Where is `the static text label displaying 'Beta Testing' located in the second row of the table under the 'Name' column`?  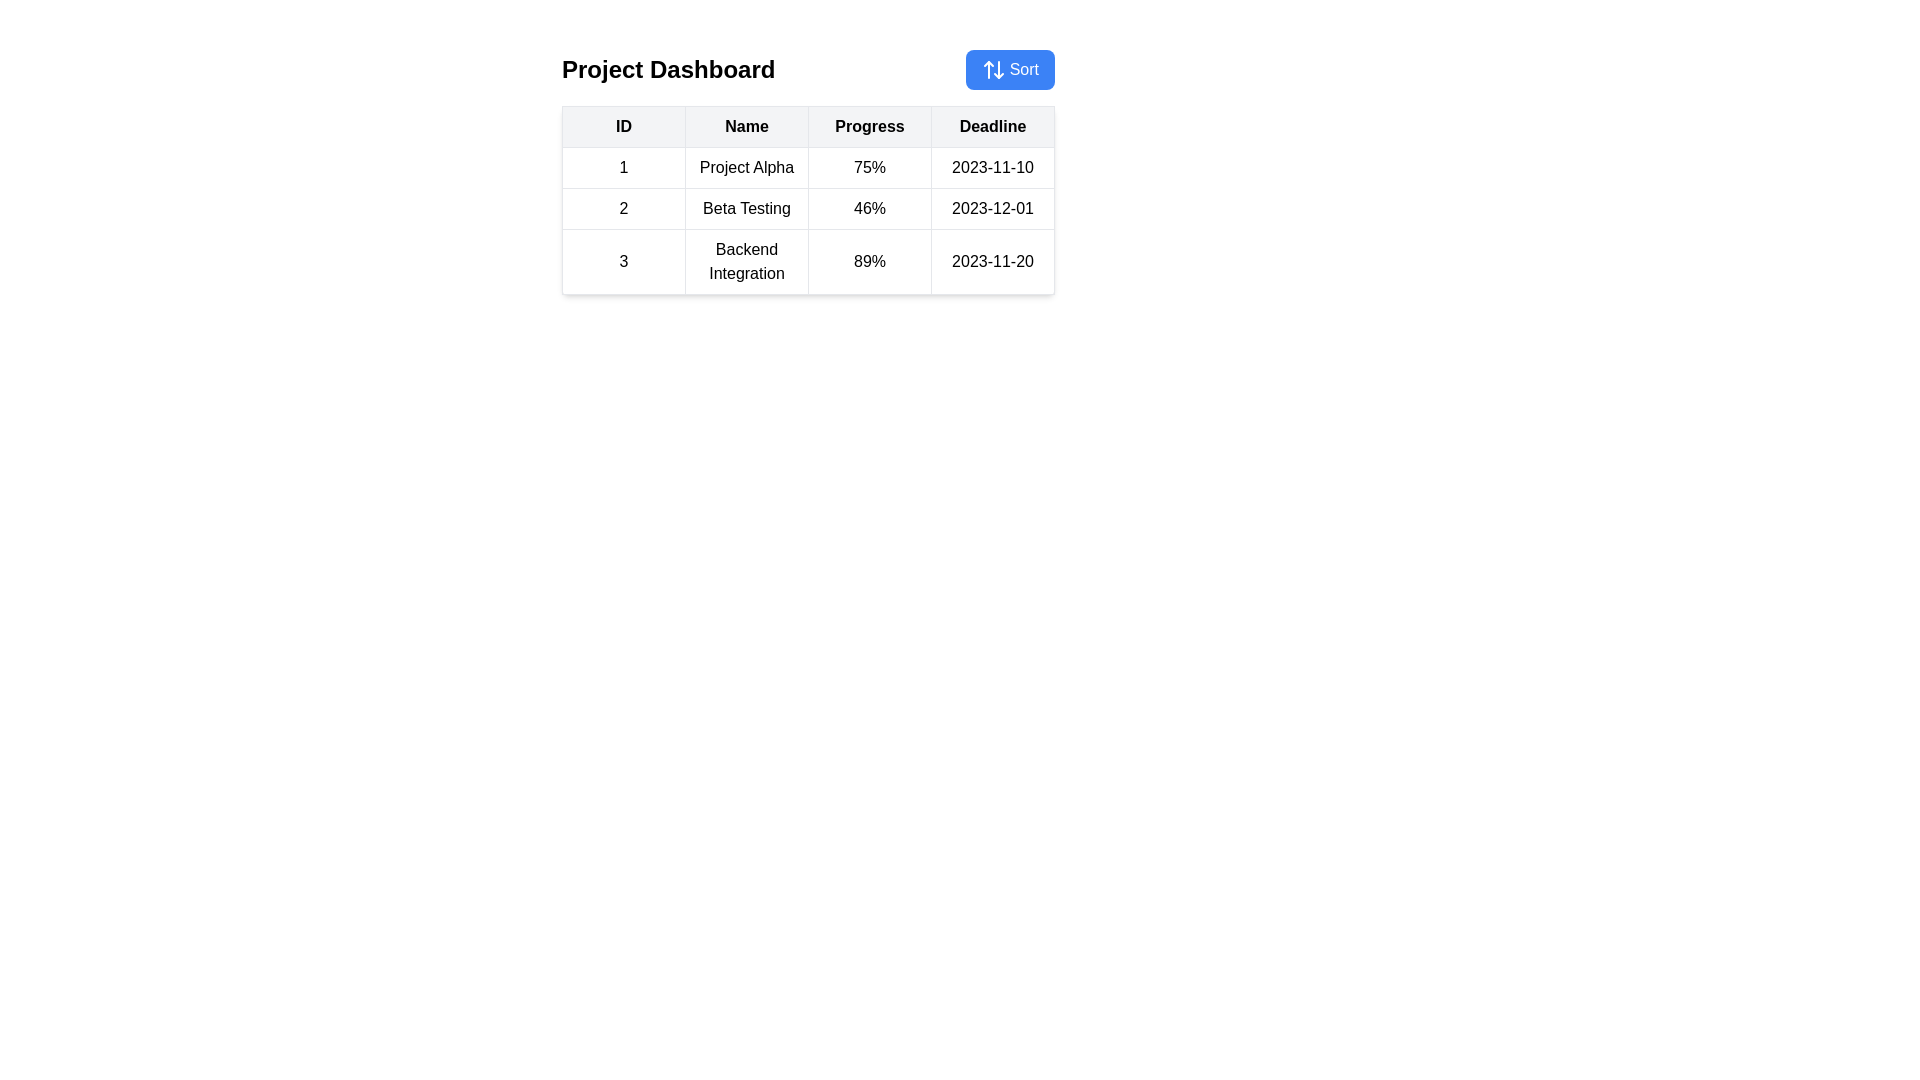 the static text label displaying 'Beta Testing' located in the second row of the table under the 'Name' column is located at coordinates (746, 208).